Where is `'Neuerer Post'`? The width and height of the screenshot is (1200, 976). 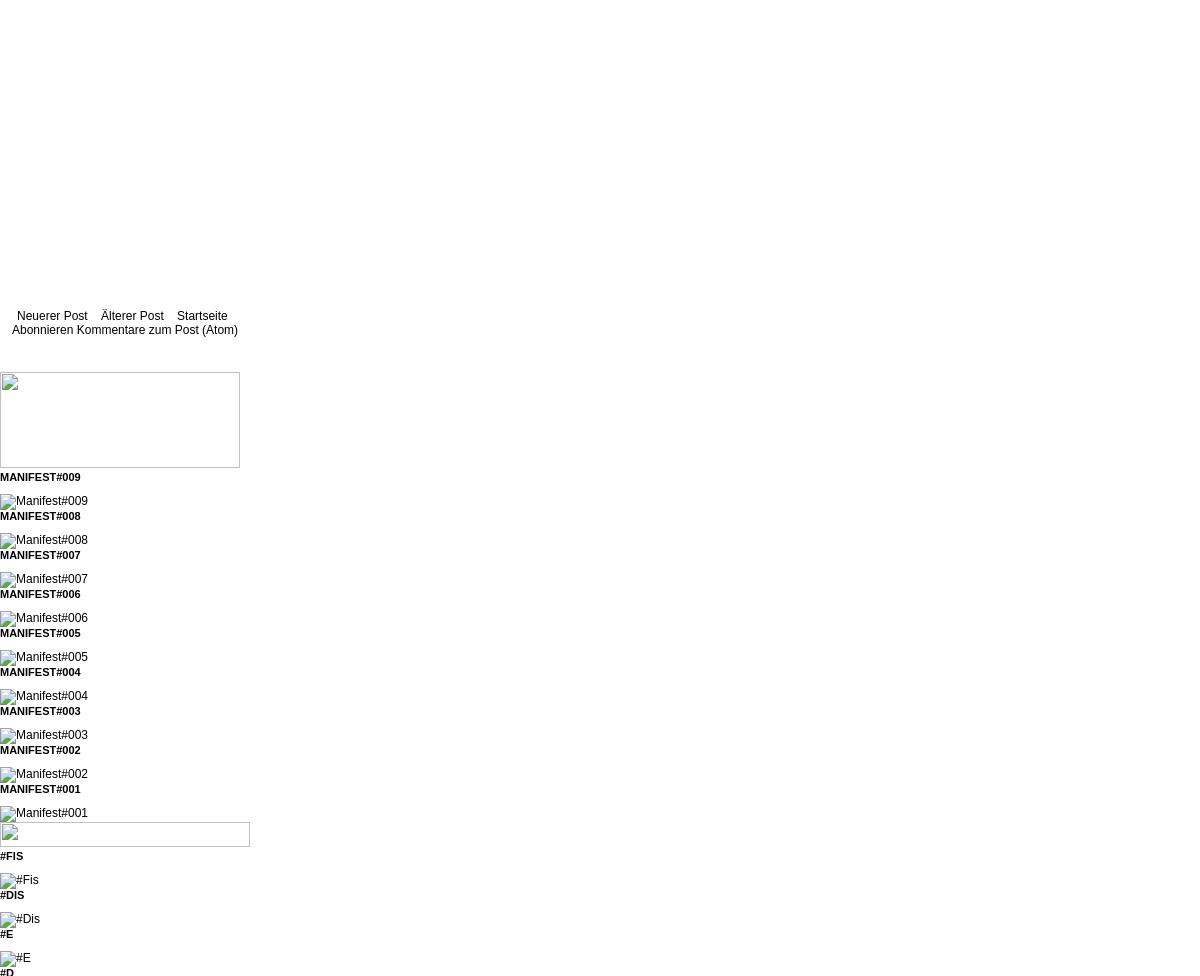 'Neuerer Post' is located at coordinates (51, 316).